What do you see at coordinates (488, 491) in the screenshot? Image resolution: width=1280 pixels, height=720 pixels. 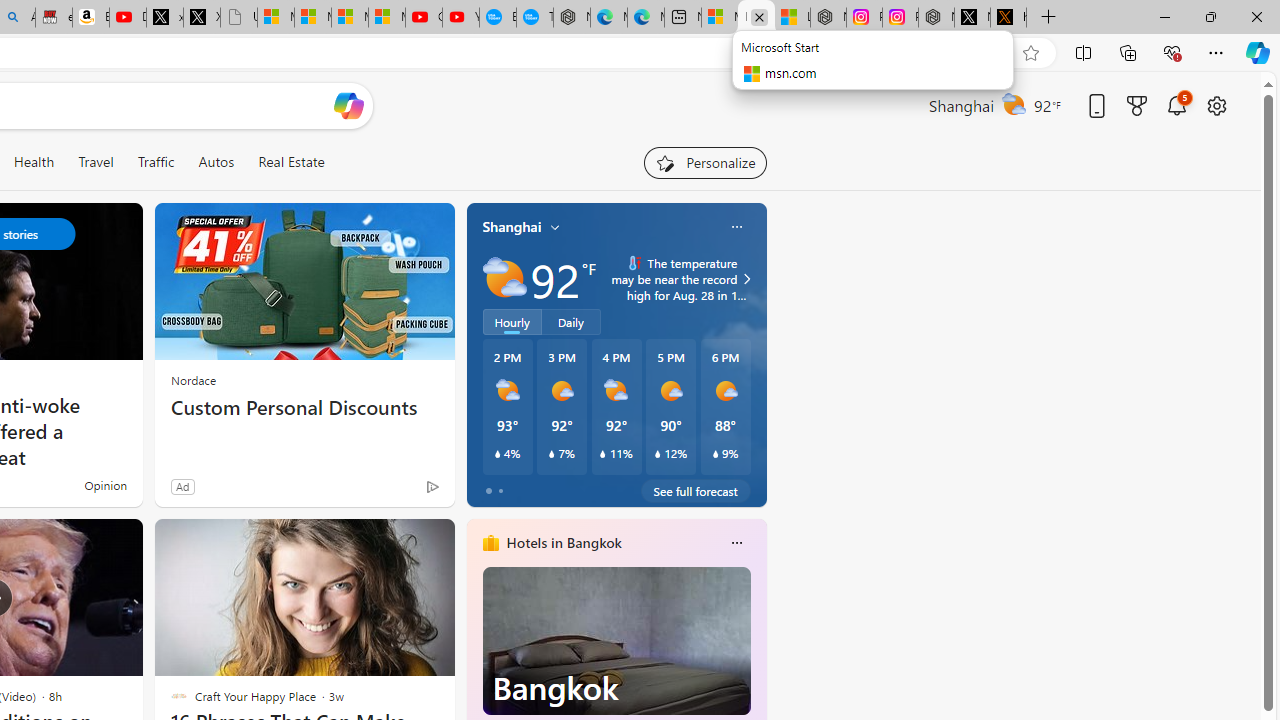 I see `'tab-0'` at bounding box center [488, 491].